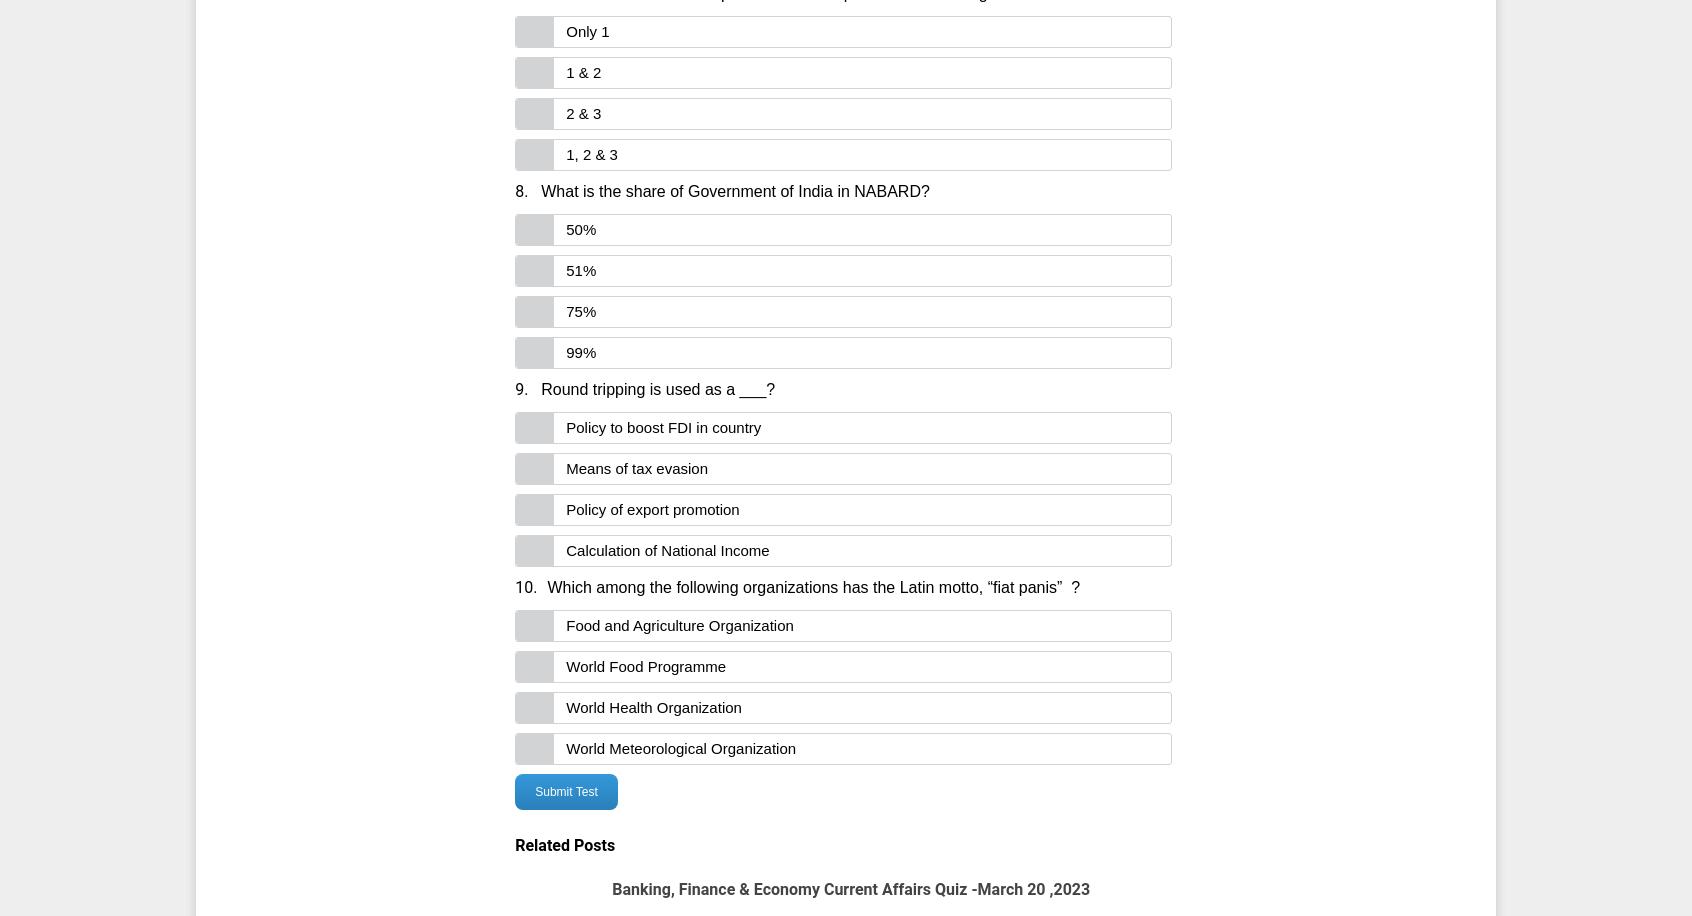 The image size is (1692, 916). What do you see at coordinates (850, 888) in the screenshot?
I see `'Banking, Finance & Economy Current Affairs Quiz -March 20 ,2023'` at bounding box center [850, 888].